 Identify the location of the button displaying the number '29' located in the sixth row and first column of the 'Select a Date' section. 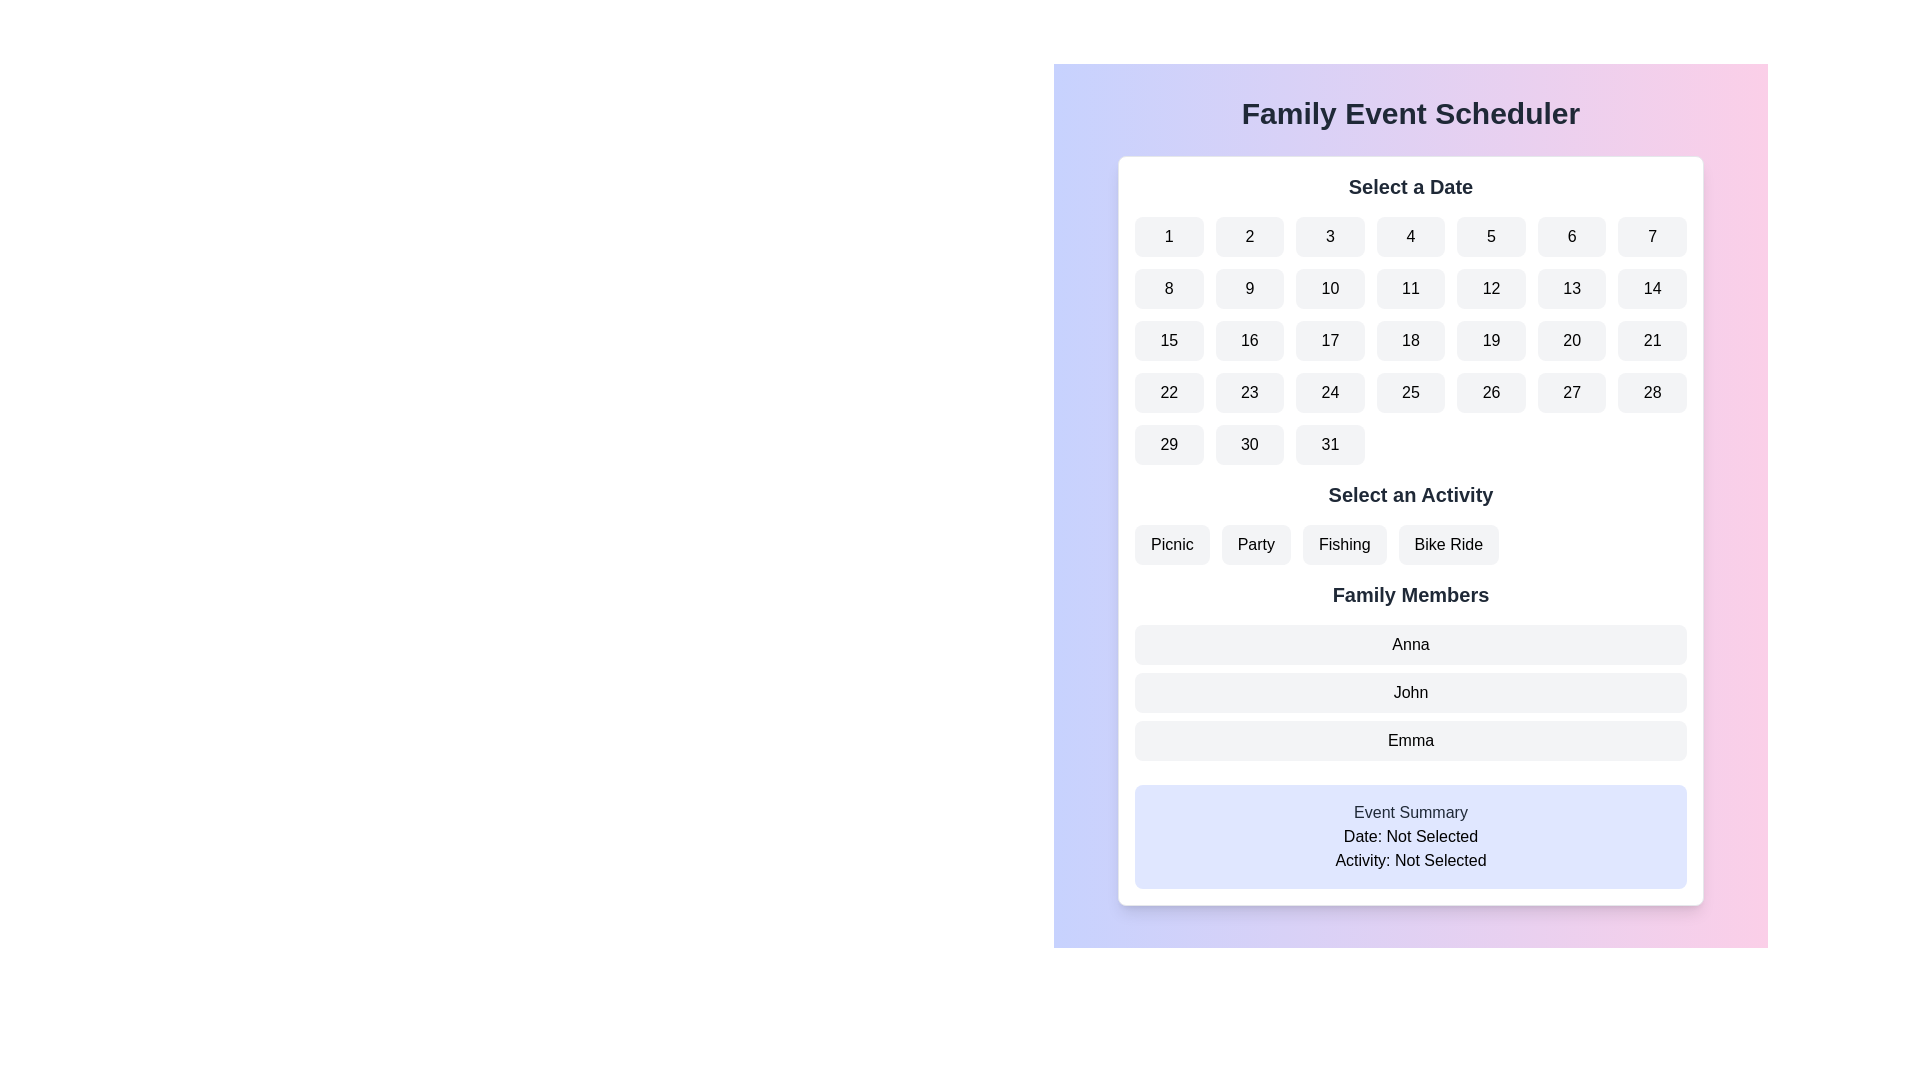
(1169, 443).